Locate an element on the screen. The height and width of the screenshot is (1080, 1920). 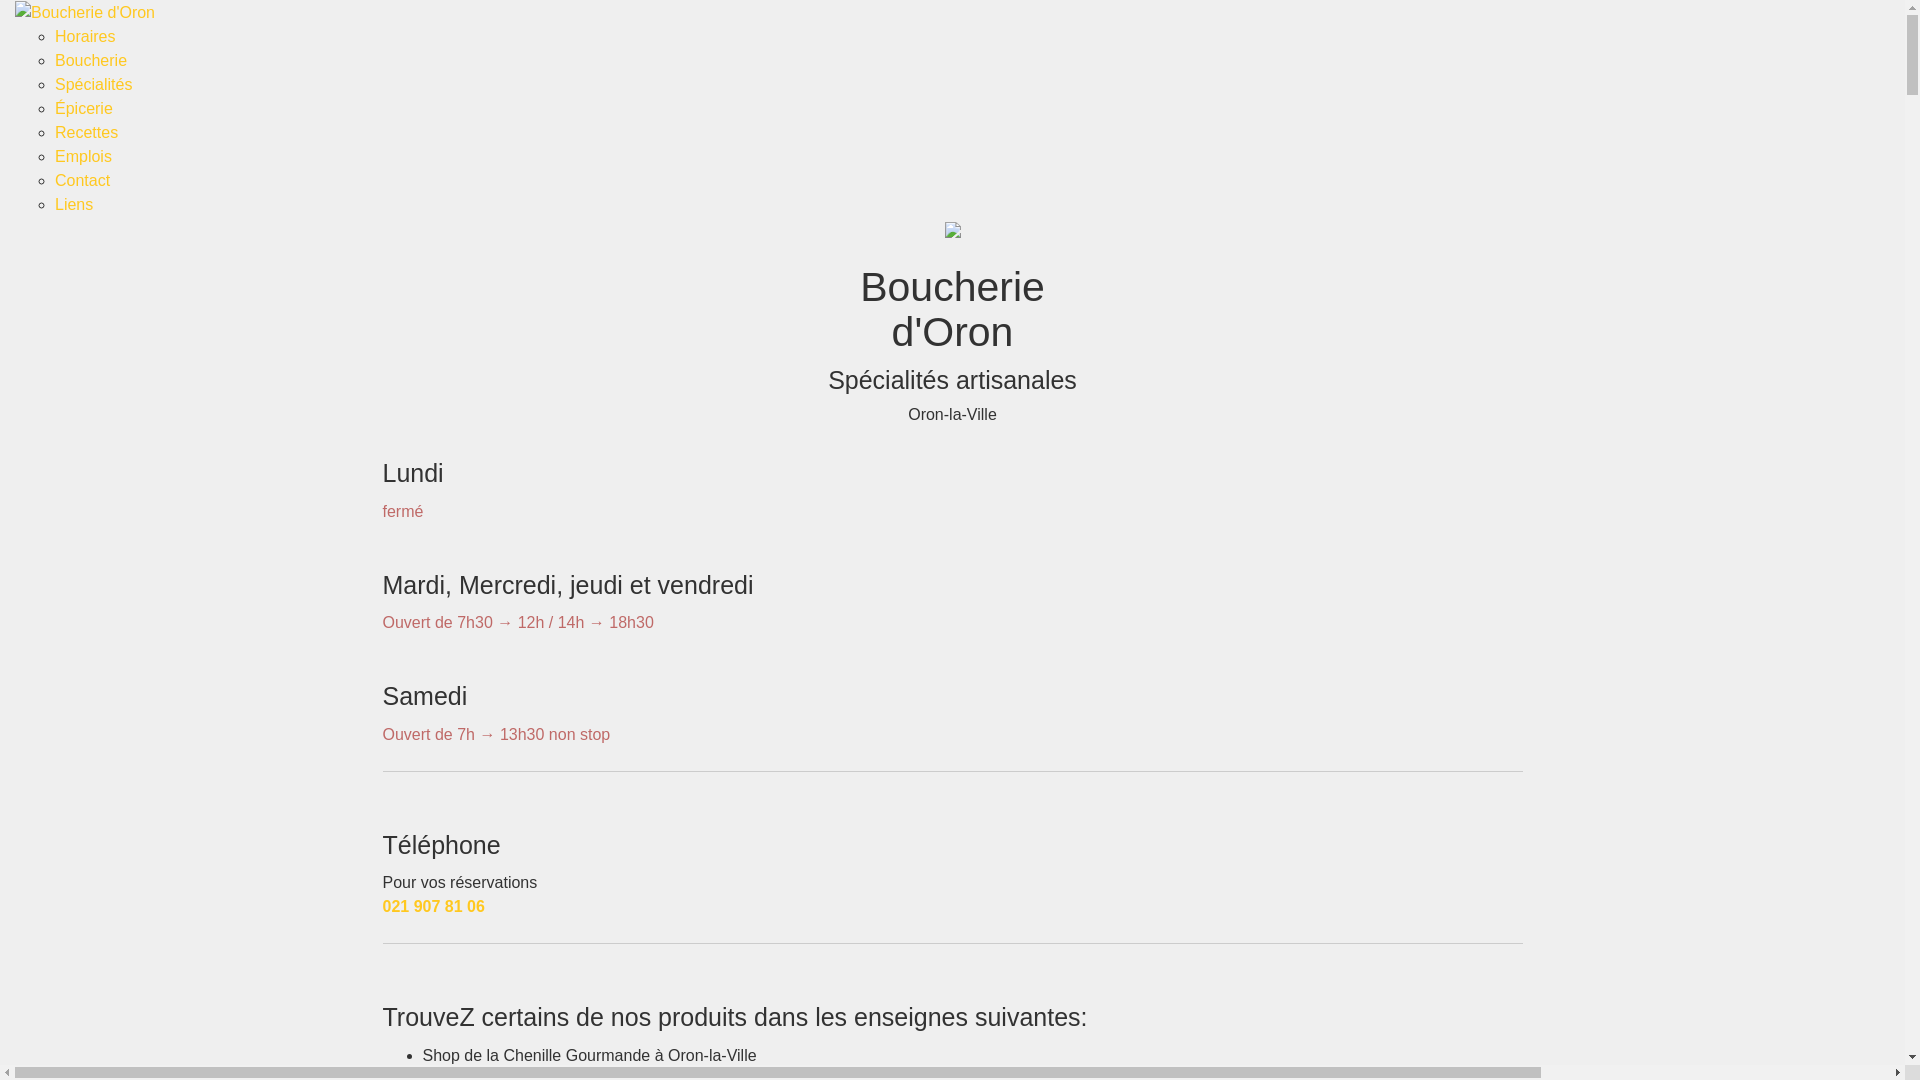
'Contact' is located at coordinates (81, 180).